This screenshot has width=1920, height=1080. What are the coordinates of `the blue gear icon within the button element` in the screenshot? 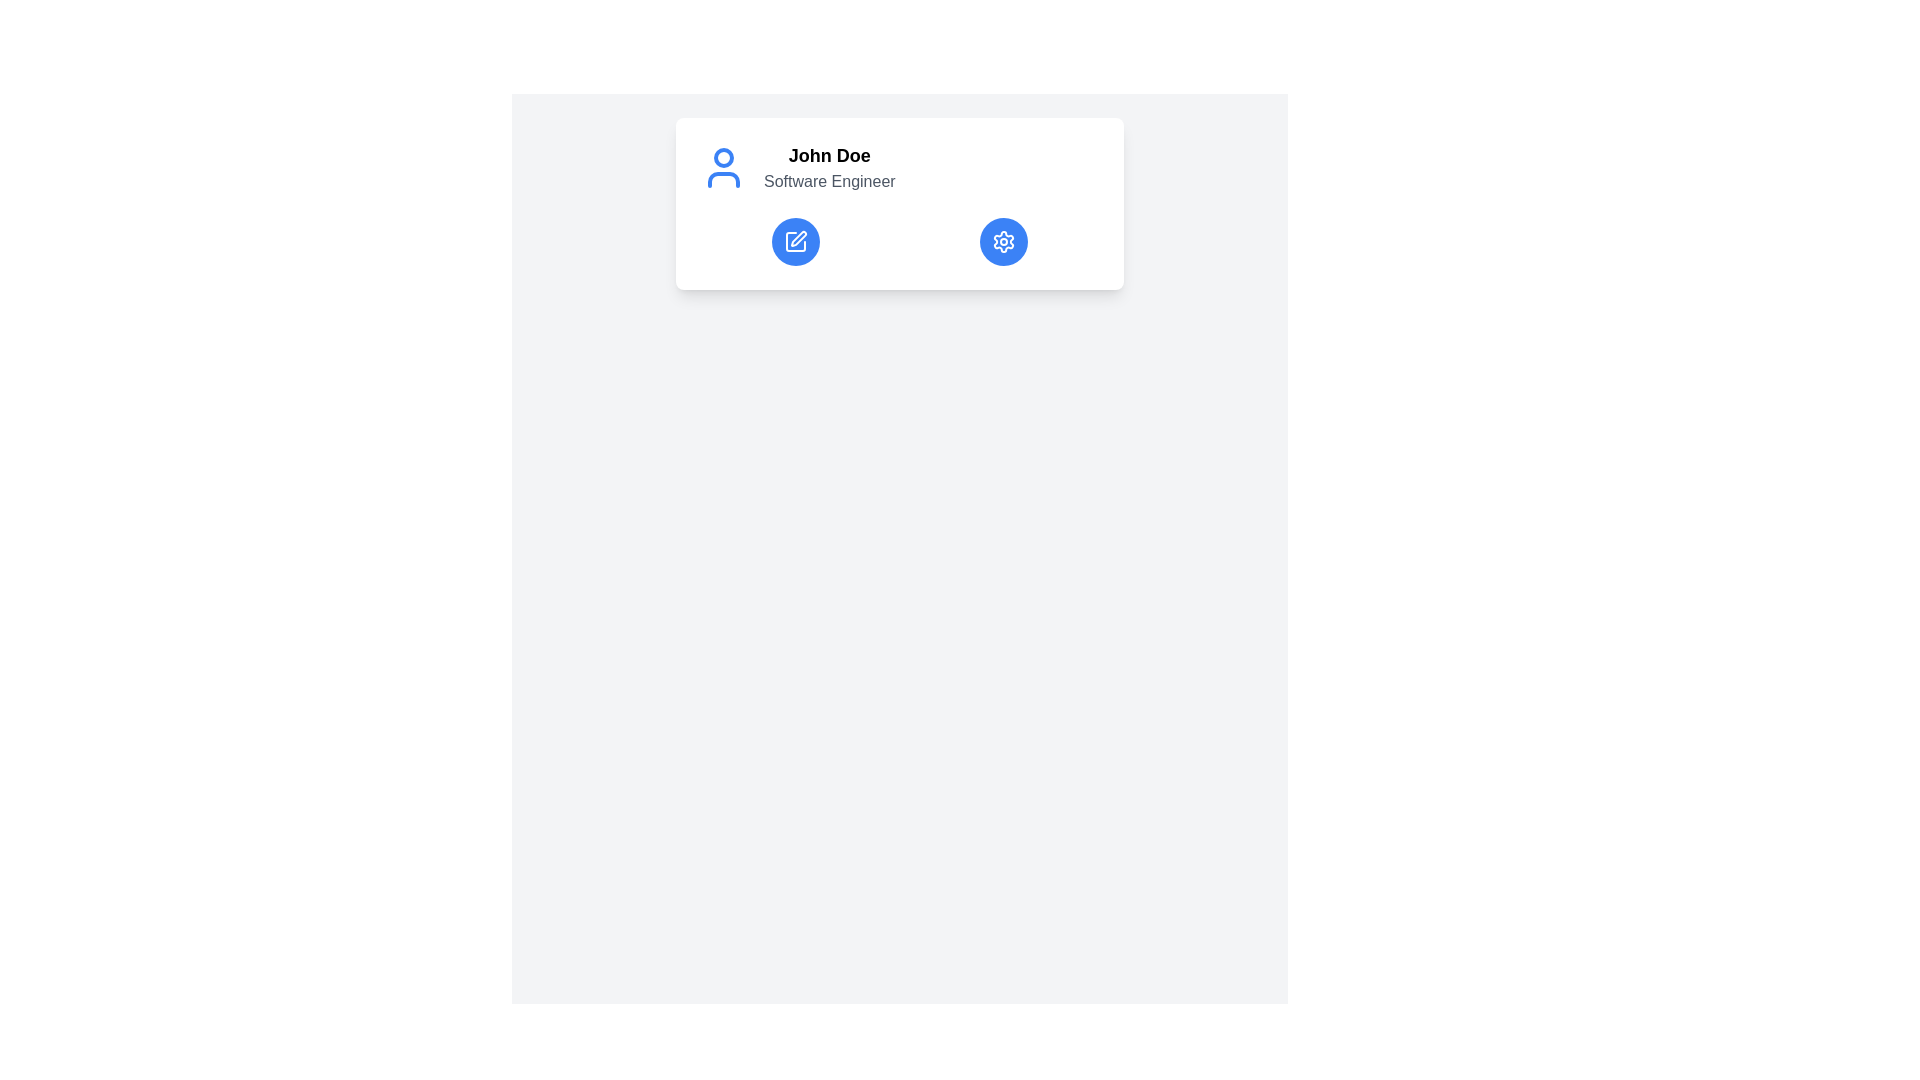 It's located at (1003, 241).